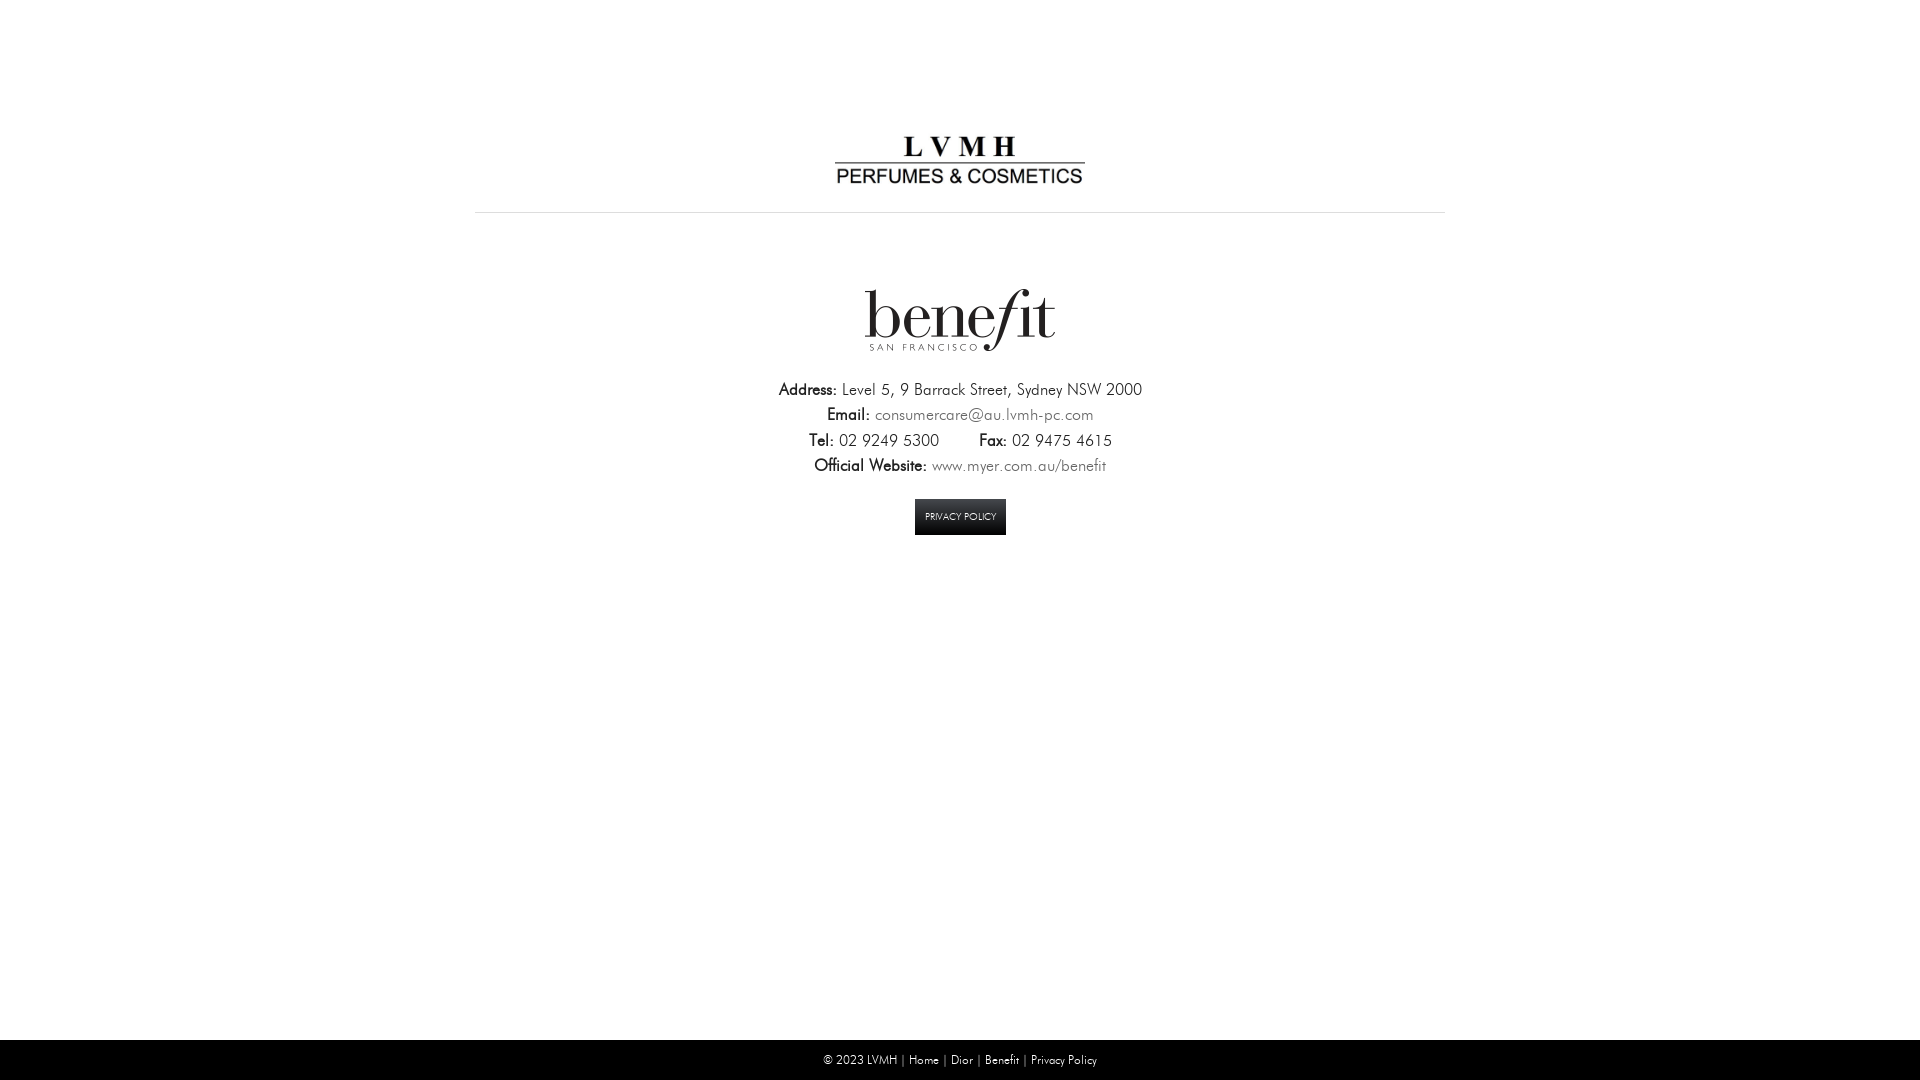  What do you see at coordinates (984, 1058) in the screenshot?
I see `'Benefit'` at bounding box center [984, 1058].